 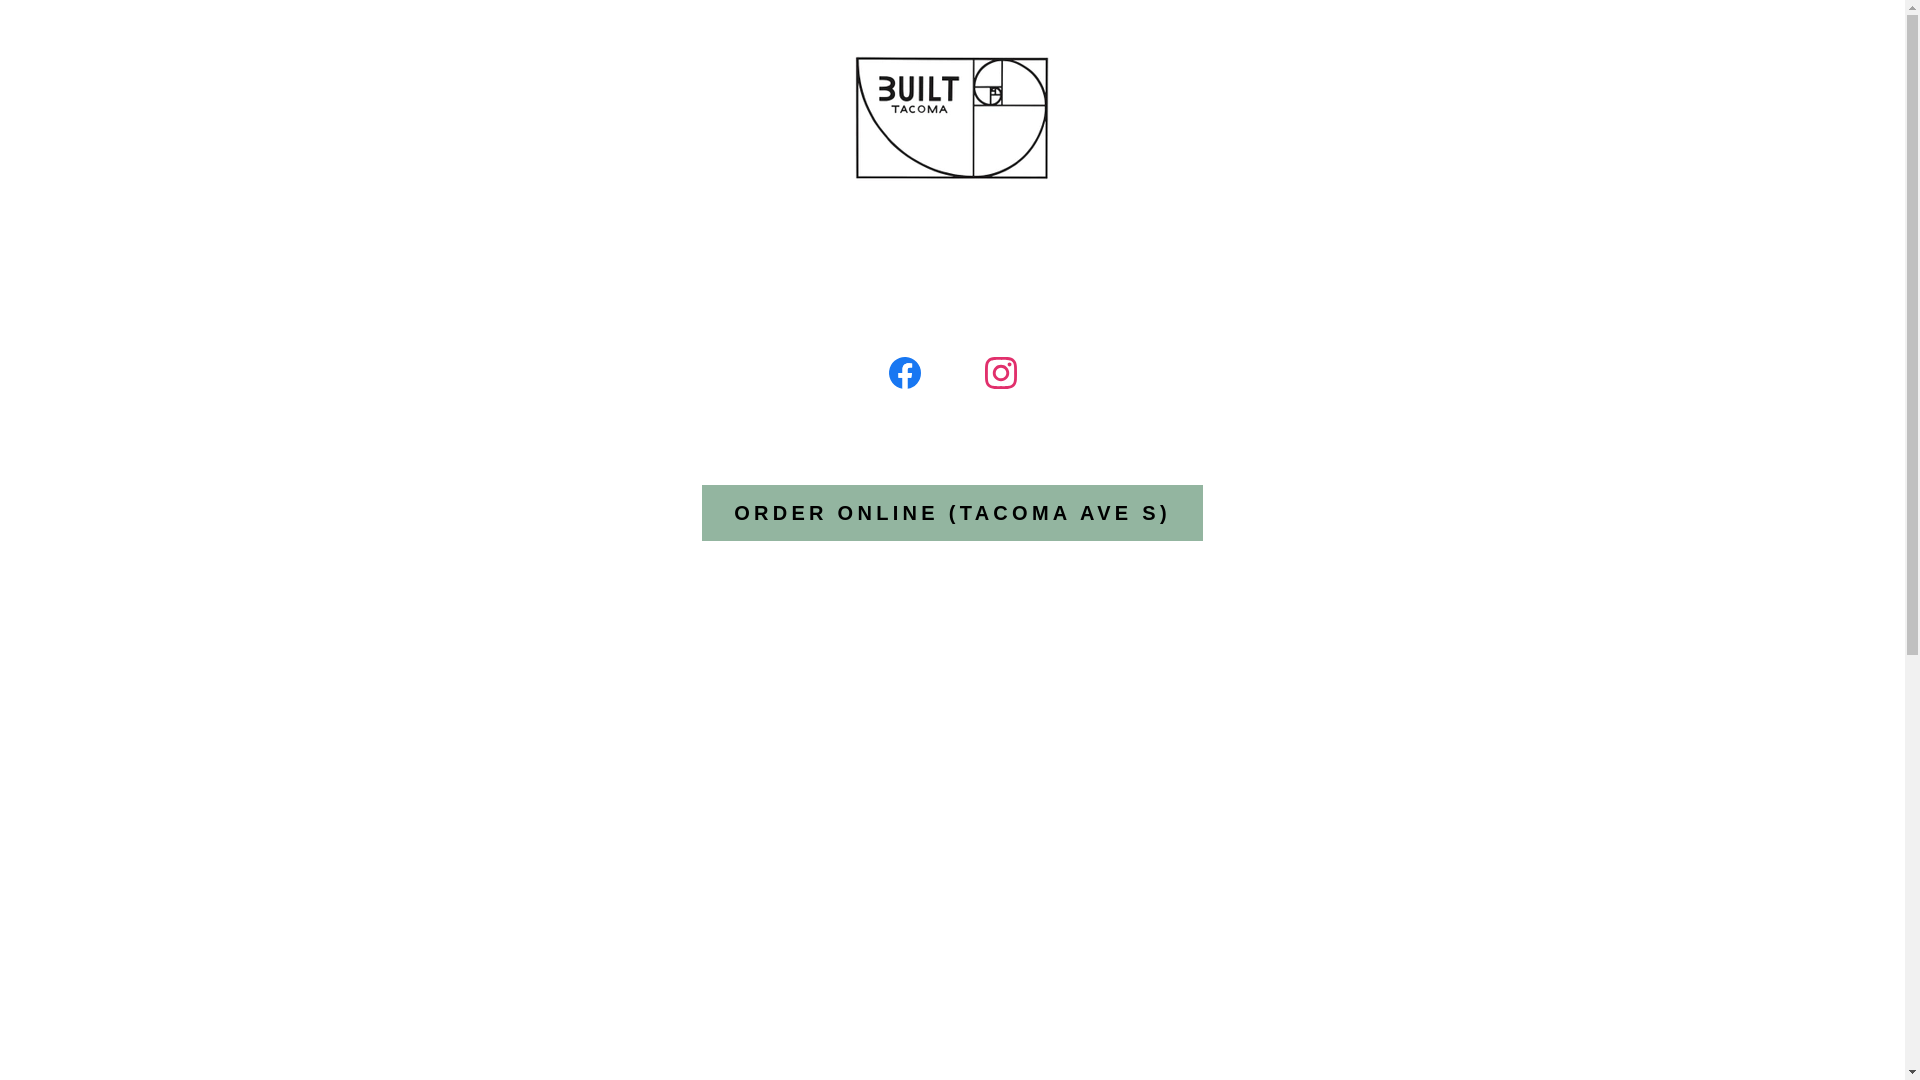 What do you see at coordinates (951, 512) in the screenshot?
I see `'ORDER ONLINE (TACOMA AVE S)'` at bounding box center [951, 512].